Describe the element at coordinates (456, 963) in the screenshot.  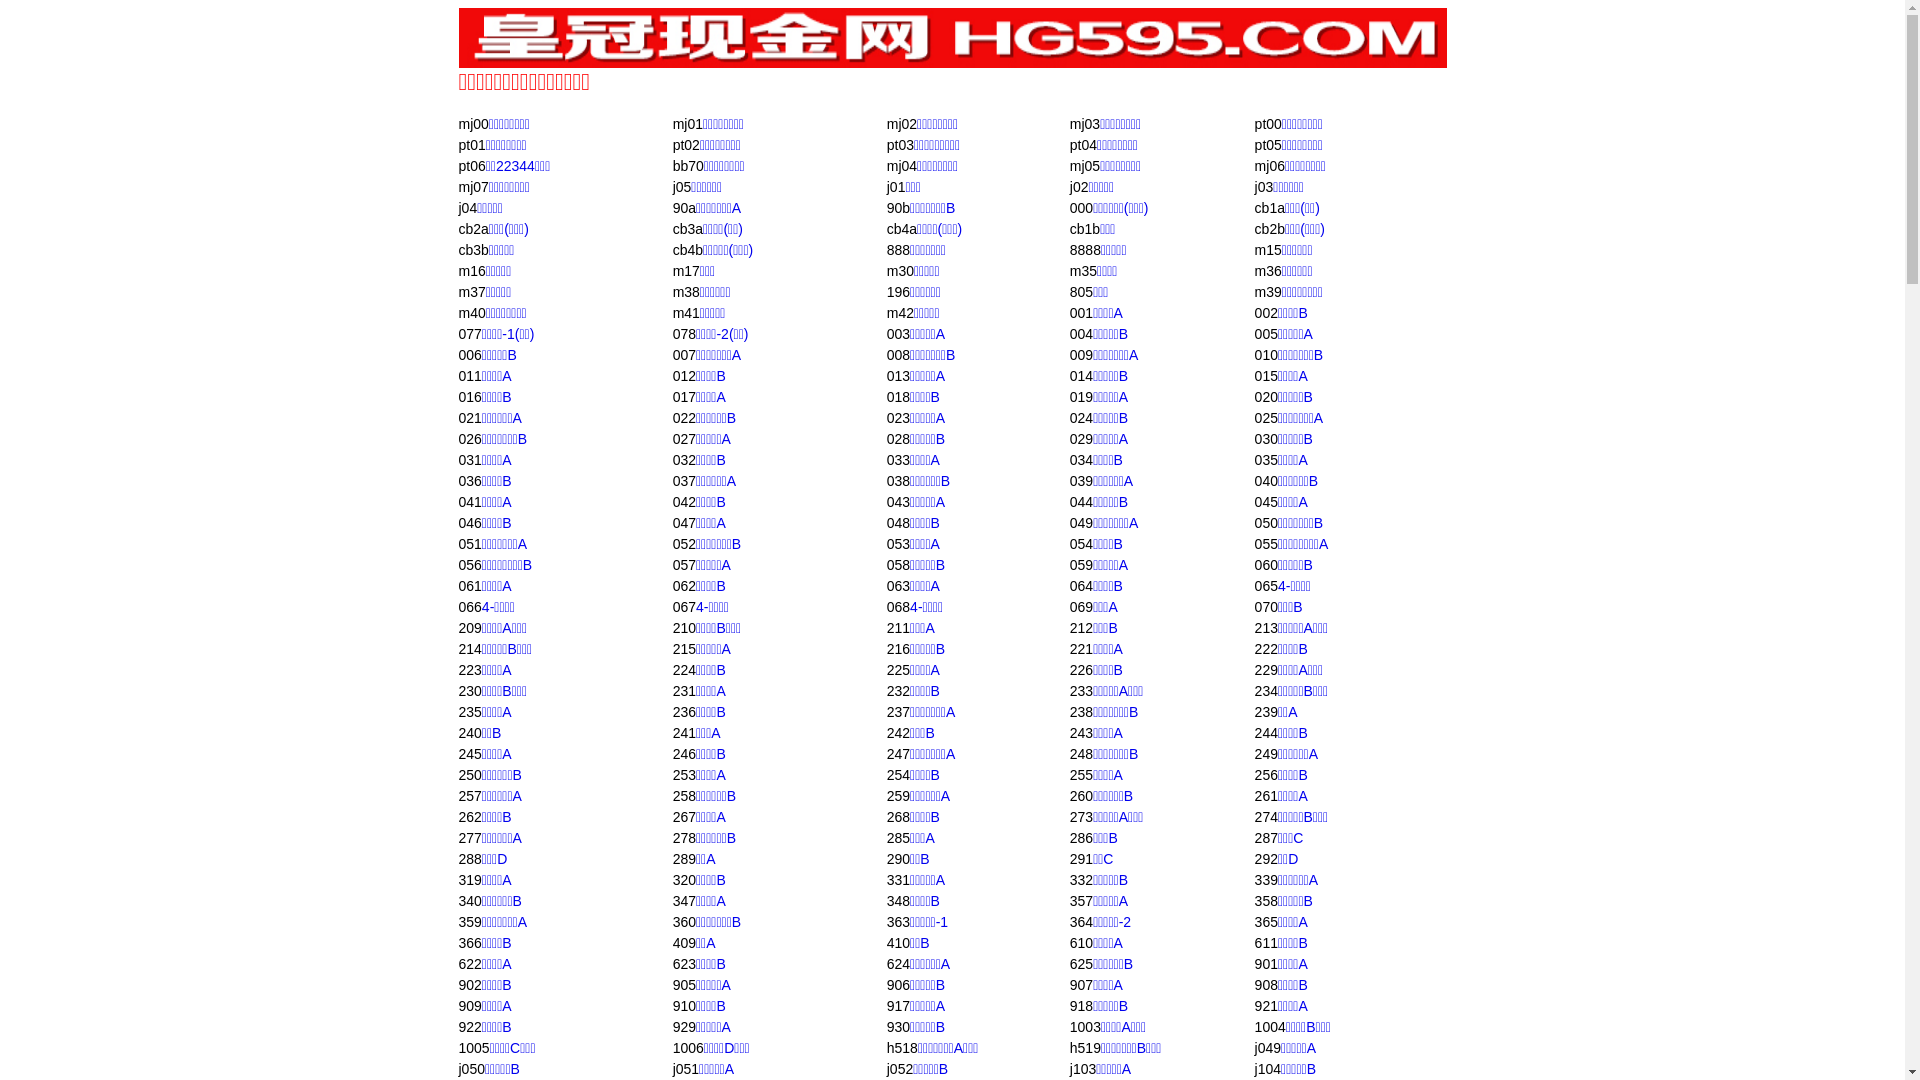
I see `'622'` at that location.